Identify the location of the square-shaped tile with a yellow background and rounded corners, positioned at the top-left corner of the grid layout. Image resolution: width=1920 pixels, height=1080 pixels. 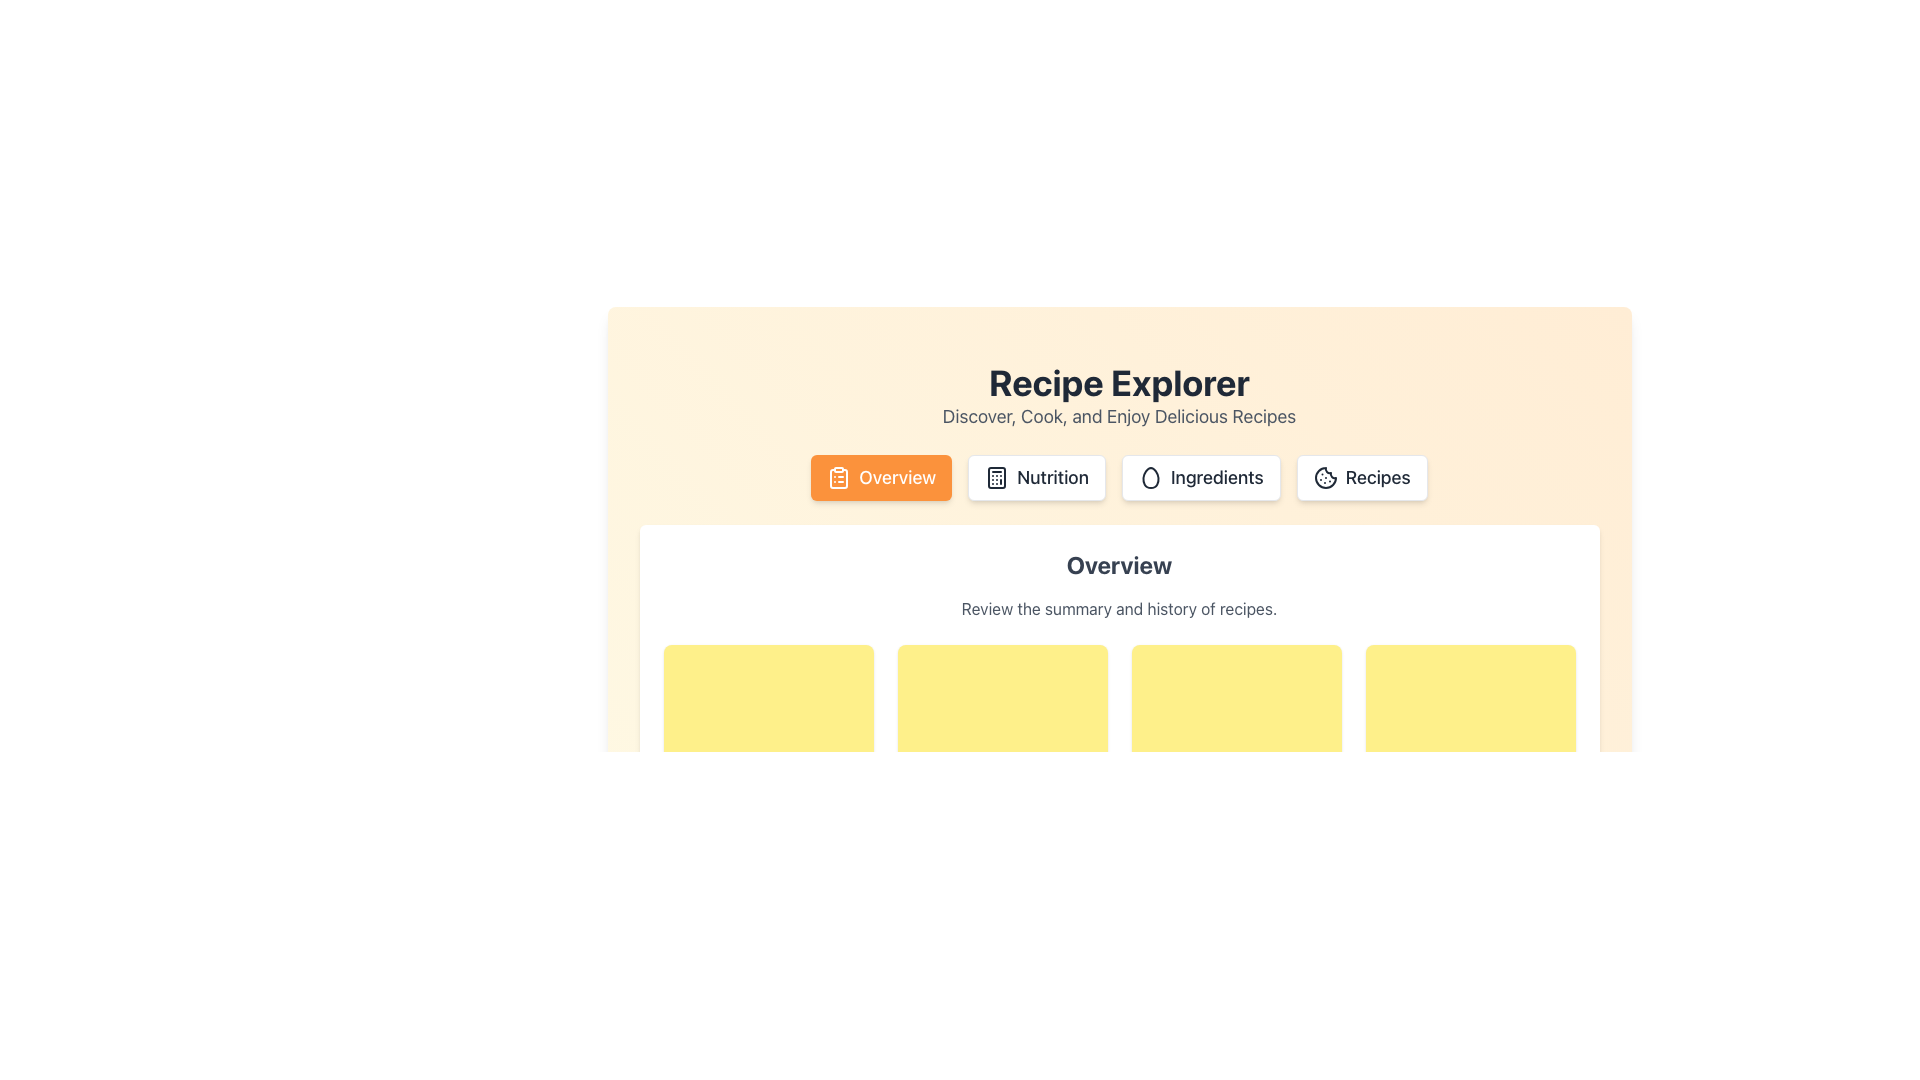
(767, 749).